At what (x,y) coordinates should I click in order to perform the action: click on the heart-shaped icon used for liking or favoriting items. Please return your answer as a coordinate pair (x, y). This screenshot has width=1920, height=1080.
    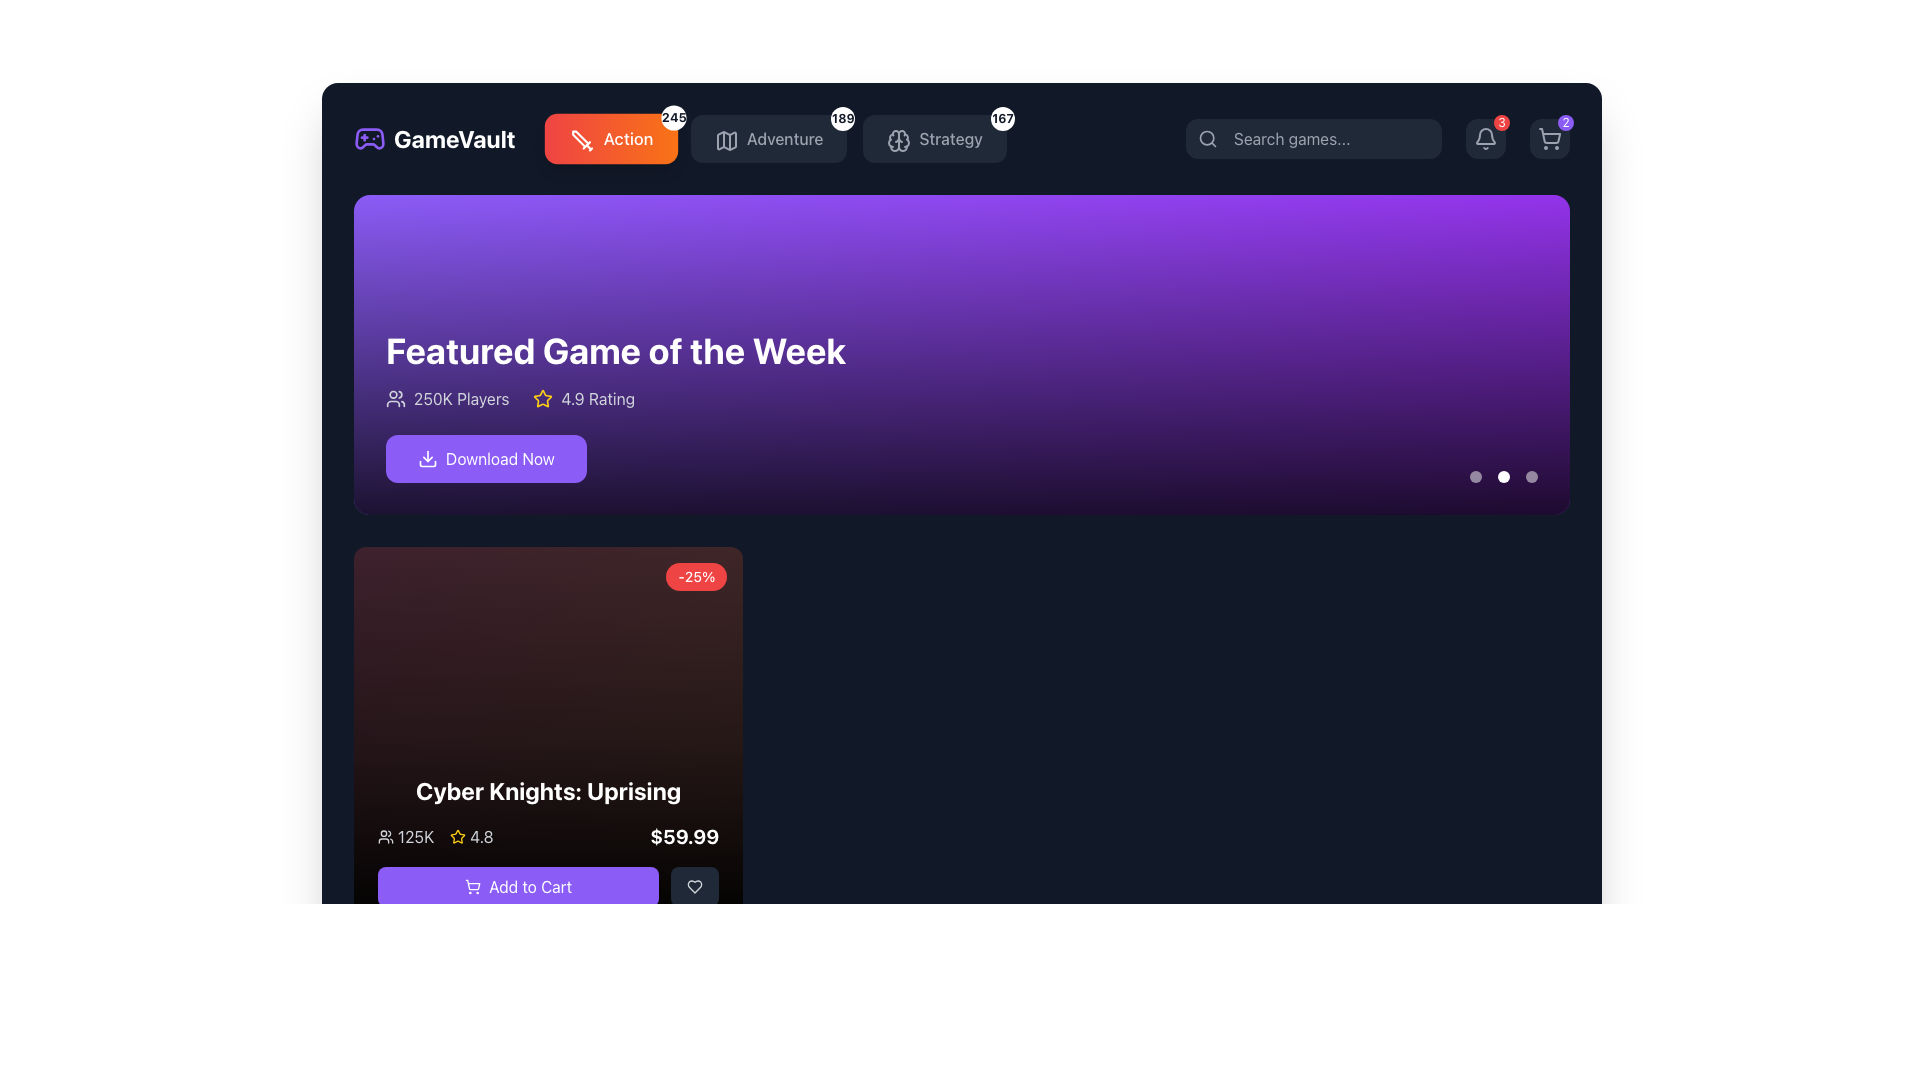
    Looking at the image, I should click on (695, 886).